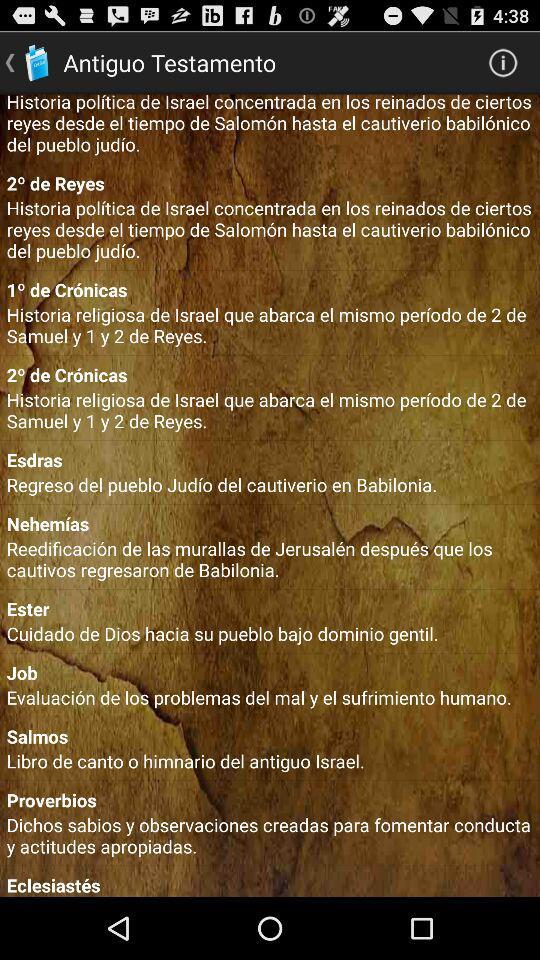  I want to click on cuidado de dios icon, so click(270, 632).